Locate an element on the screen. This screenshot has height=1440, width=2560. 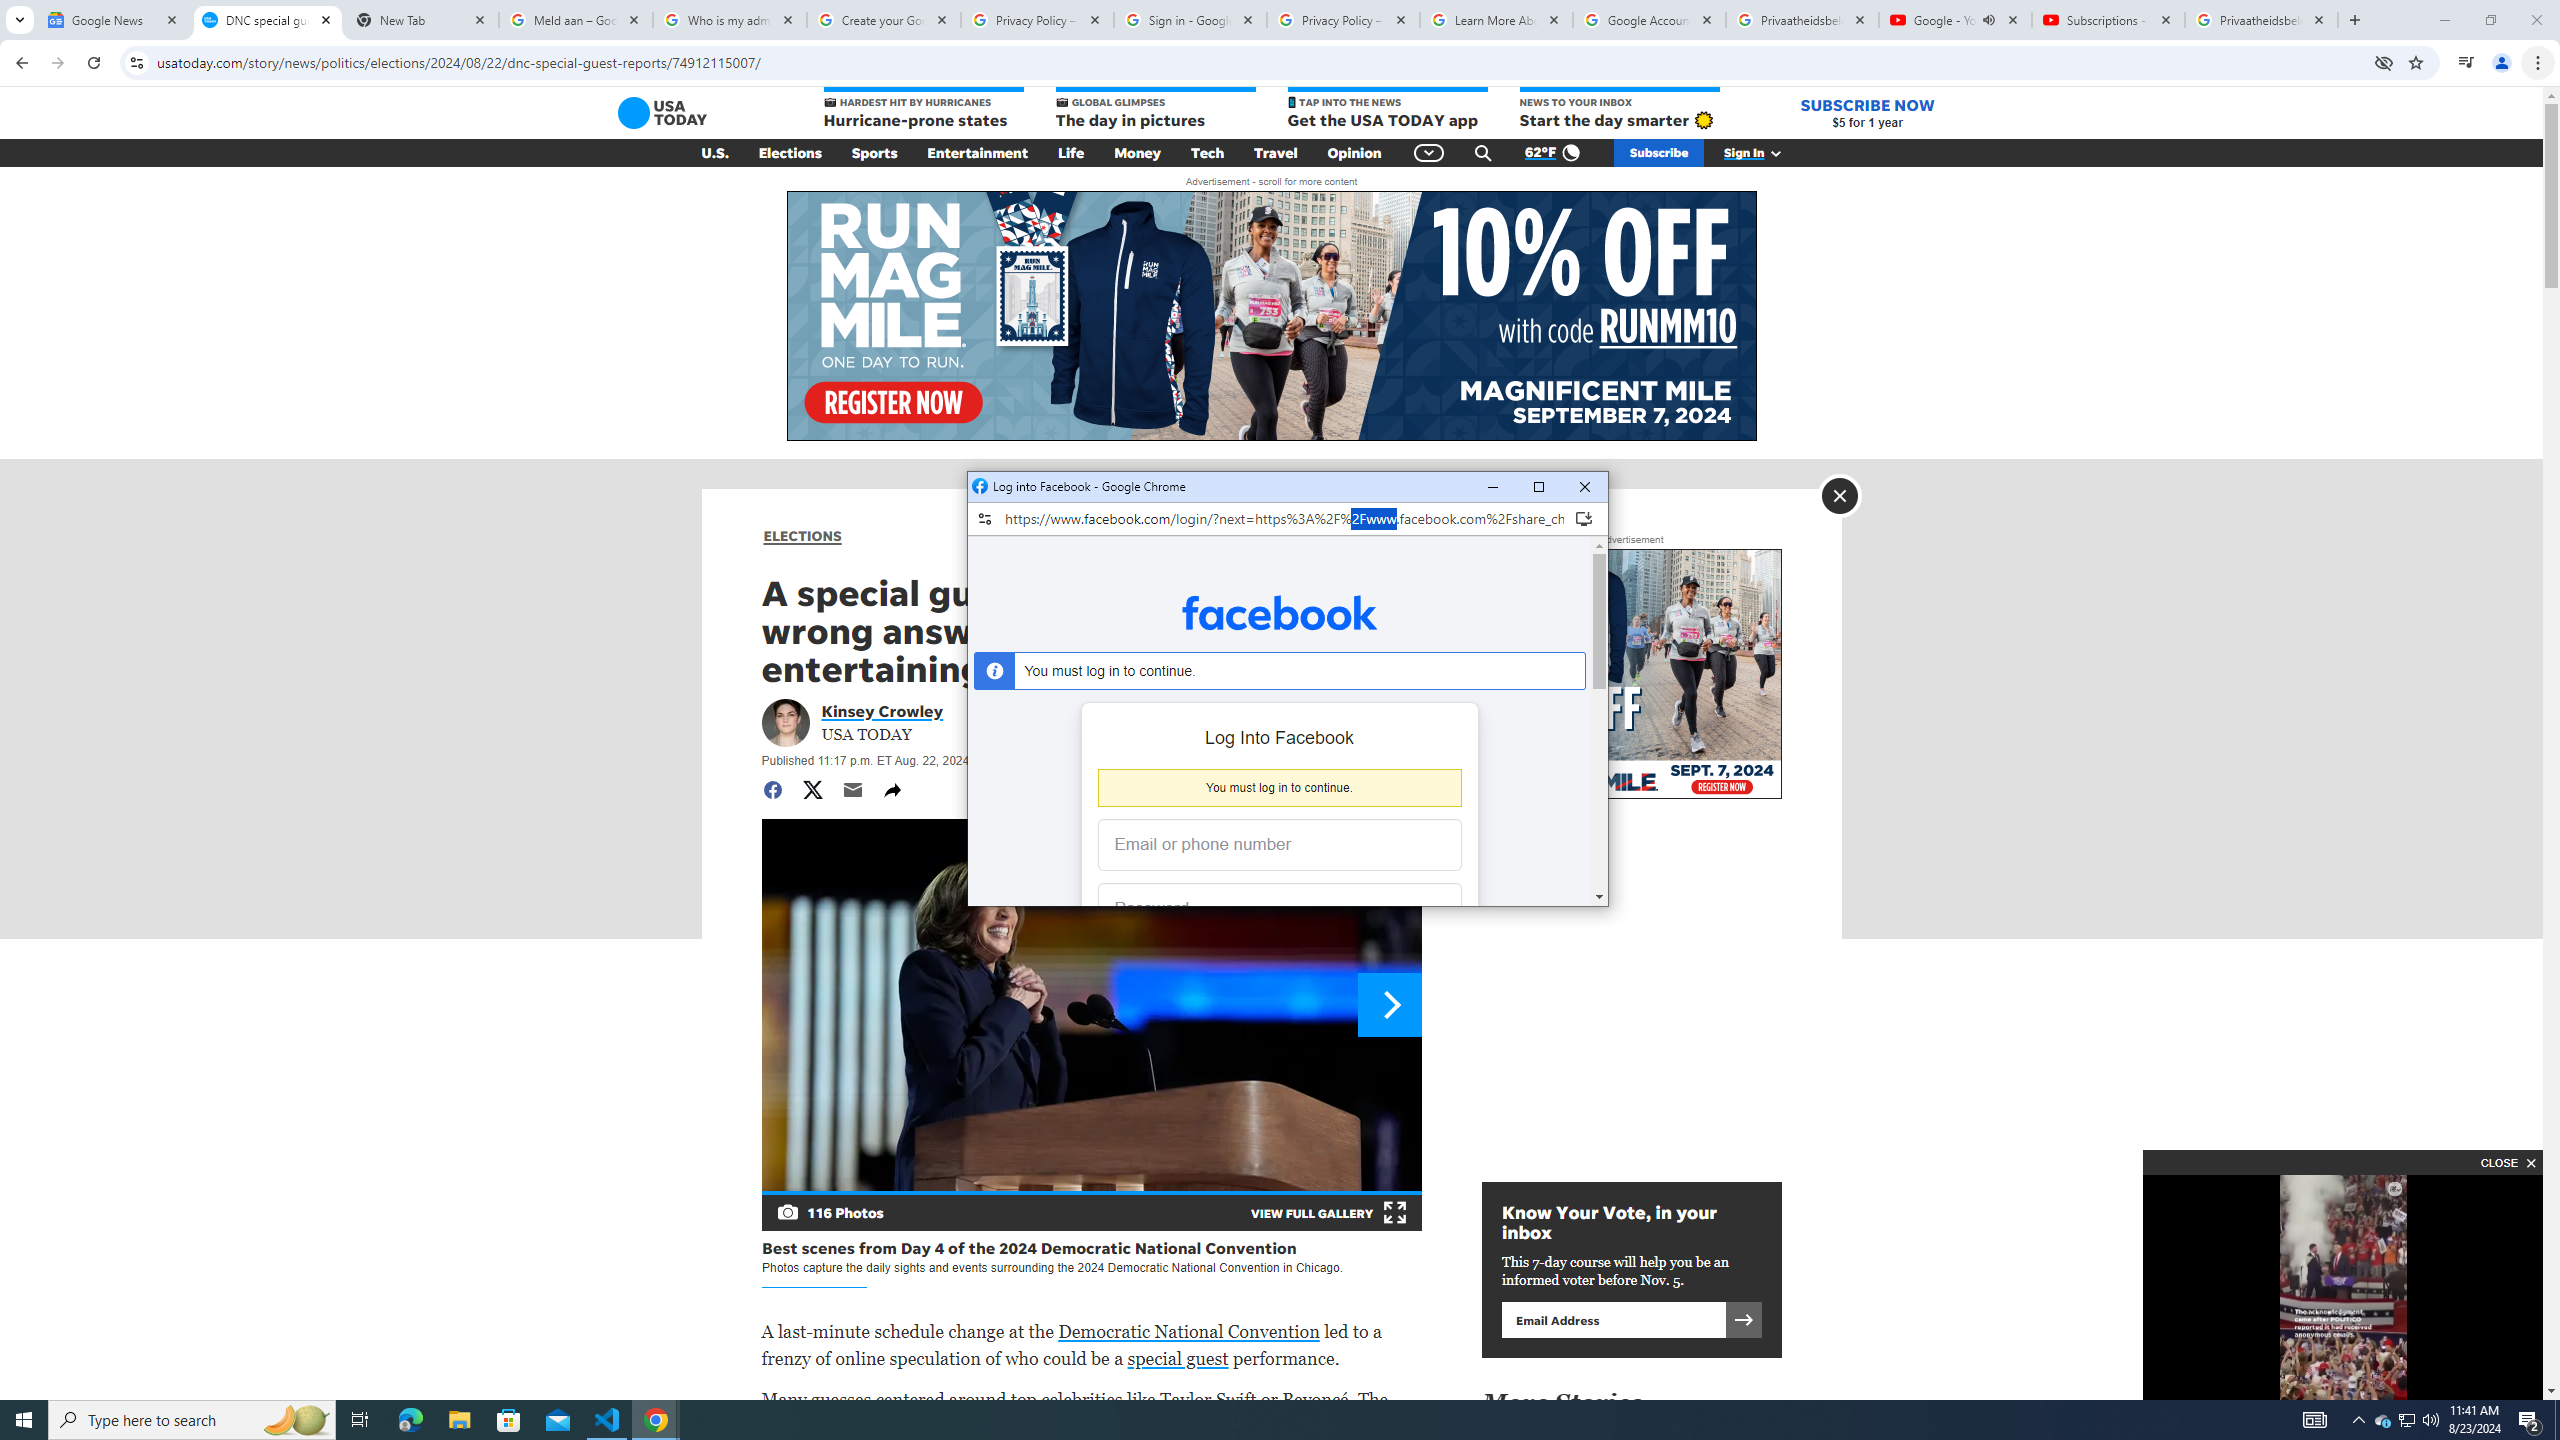
'Who is my administrator? - Google Account Help' is located at coordinates (729, 19).